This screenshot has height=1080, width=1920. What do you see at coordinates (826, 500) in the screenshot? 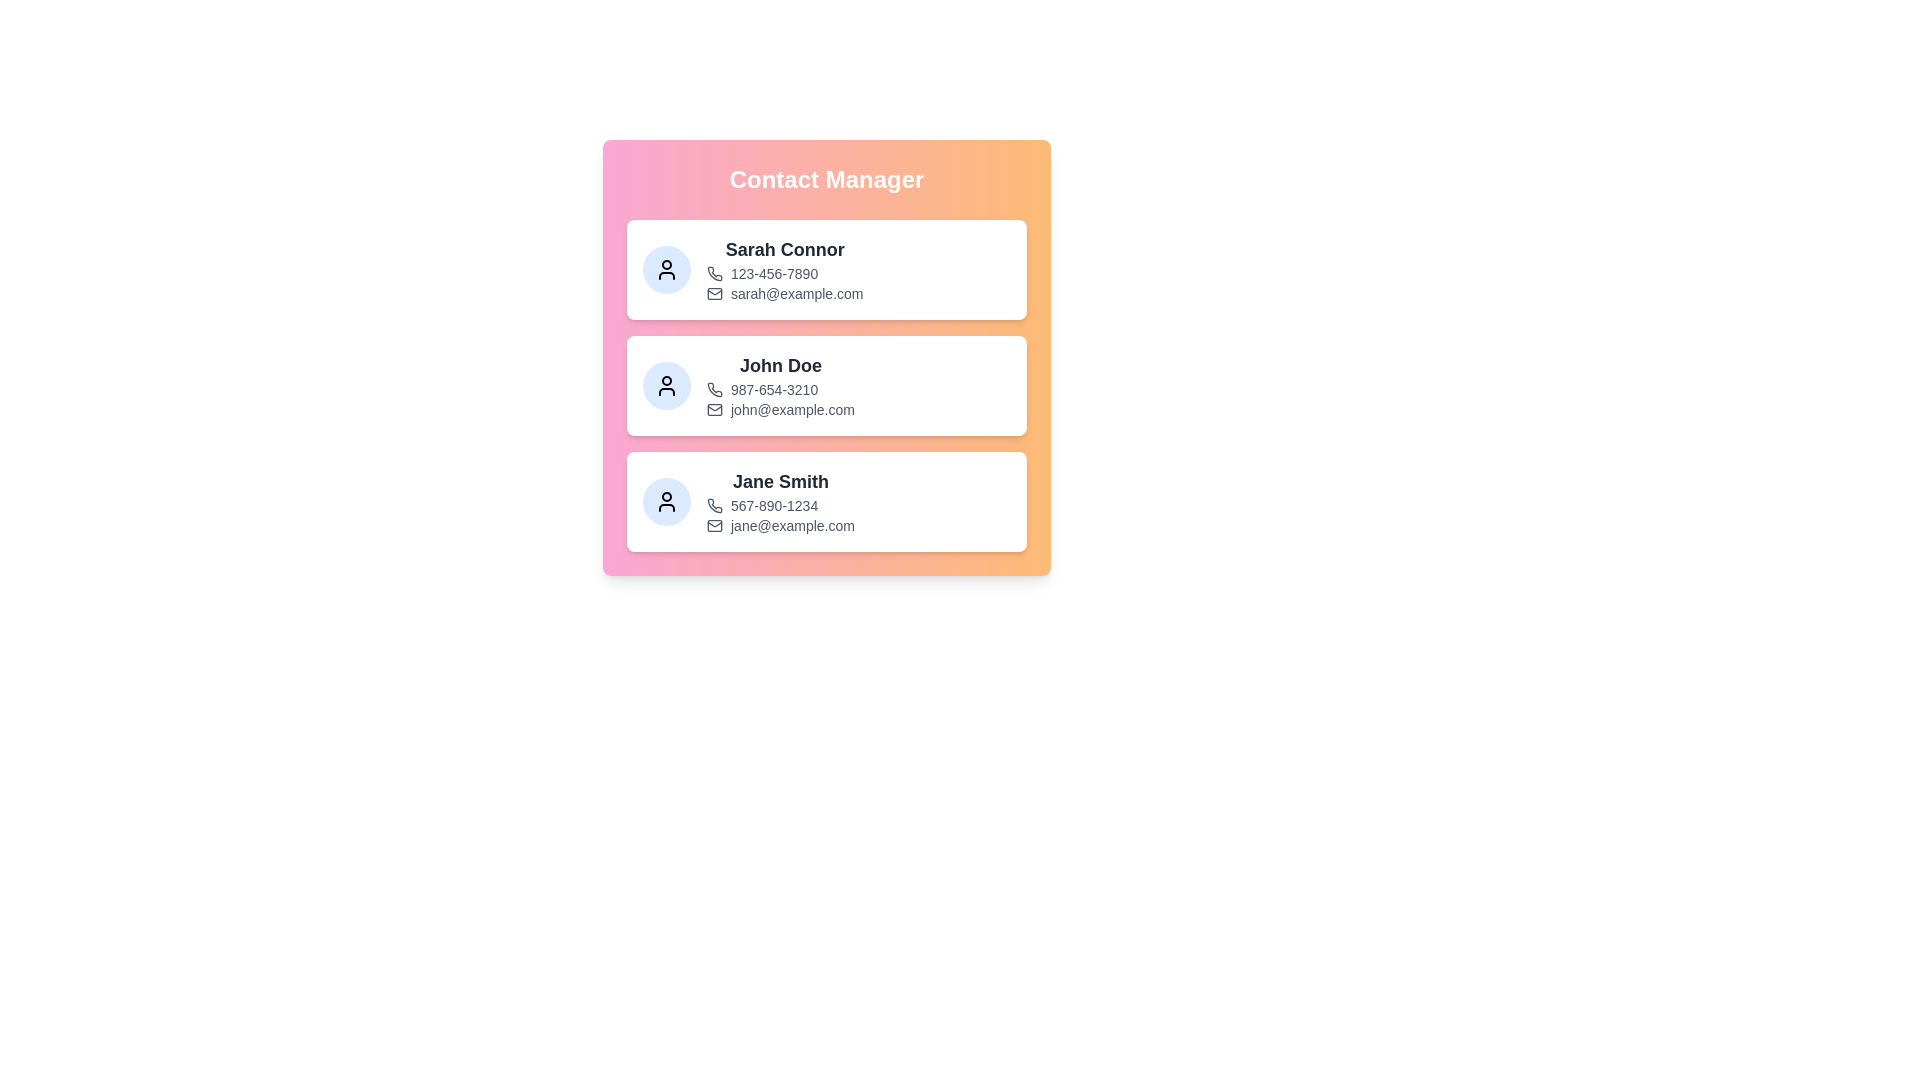
I see `the contact card to view details for Jane Smith` at bounding box center [826, 500].